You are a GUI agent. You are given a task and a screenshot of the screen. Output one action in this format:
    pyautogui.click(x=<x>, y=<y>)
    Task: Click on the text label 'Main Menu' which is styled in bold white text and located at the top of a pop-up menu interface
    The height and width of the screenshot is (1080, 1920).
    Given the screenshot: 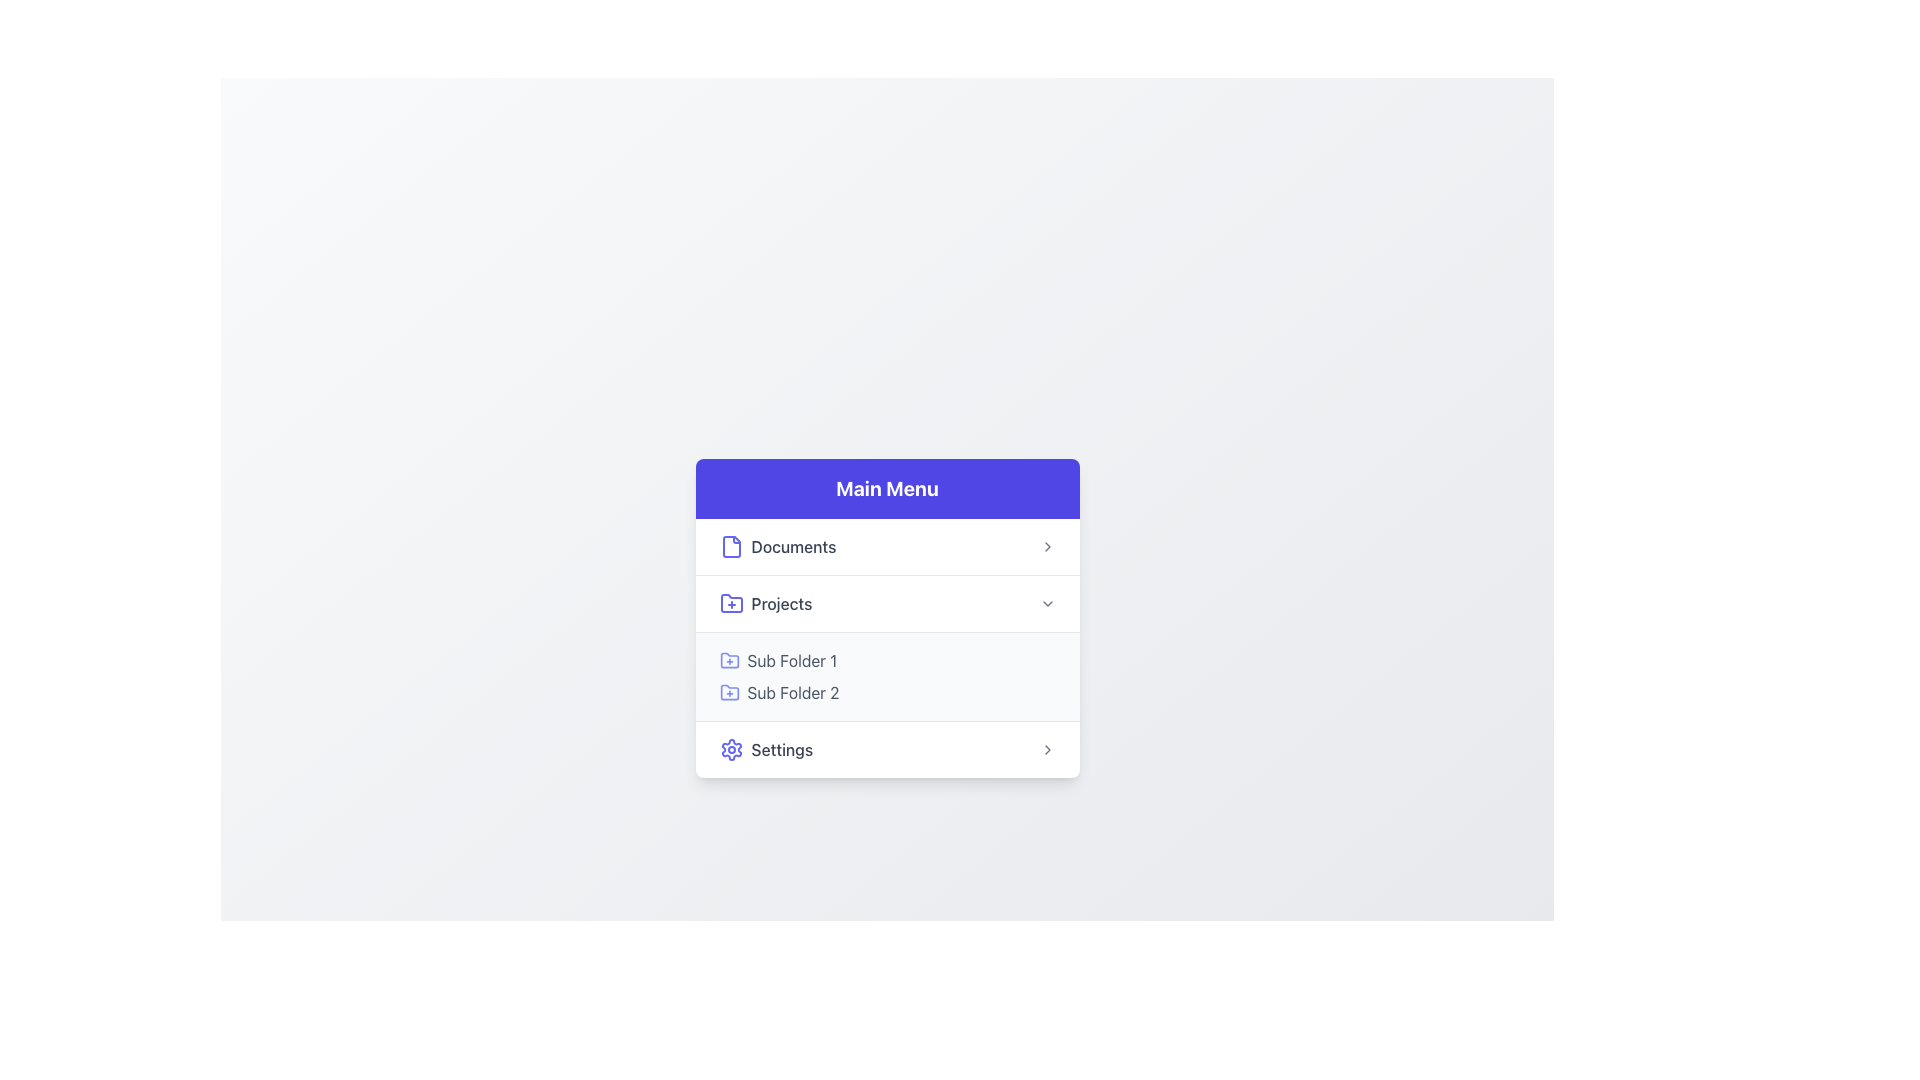 What is the action you would take?
    pyautogui.click(x=886, y=488)
    